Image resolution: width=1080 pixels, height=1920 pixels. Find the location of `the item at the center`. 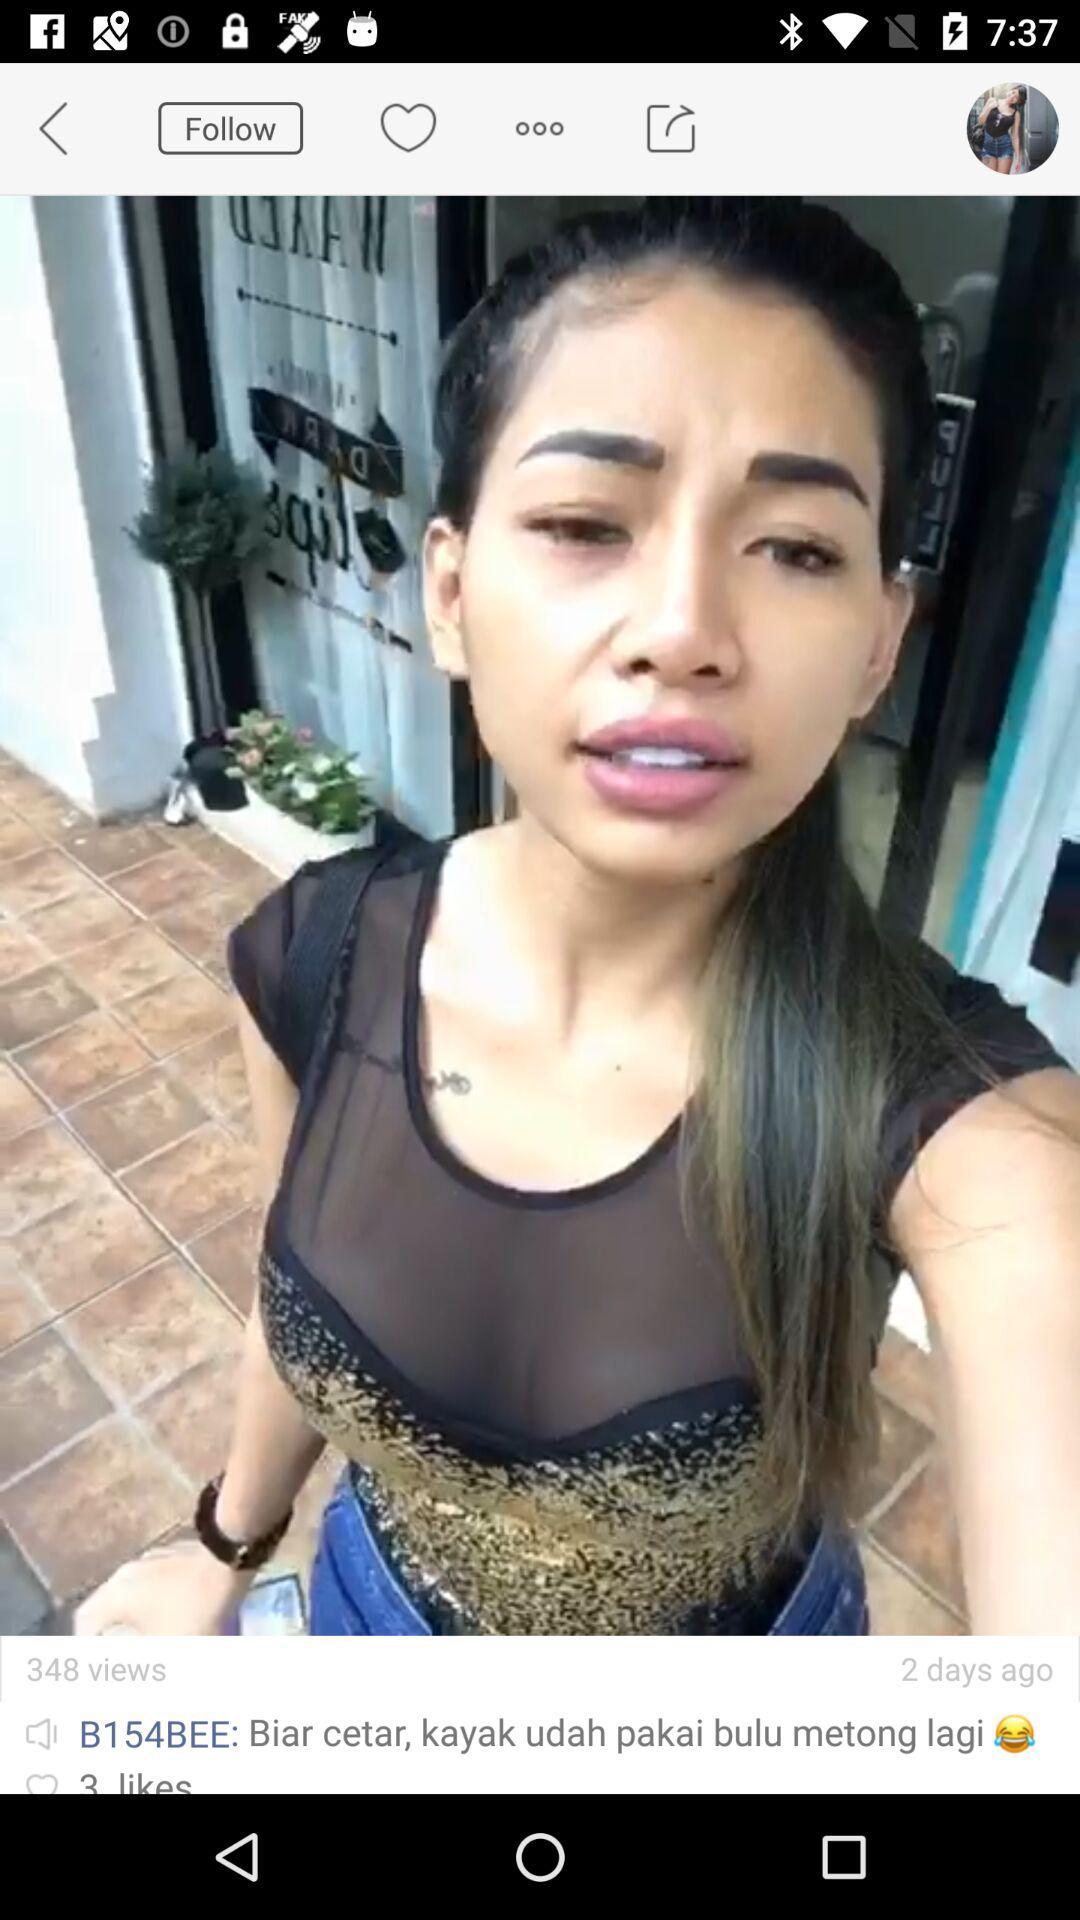

the item at the center is located at coordinates (540, 914).